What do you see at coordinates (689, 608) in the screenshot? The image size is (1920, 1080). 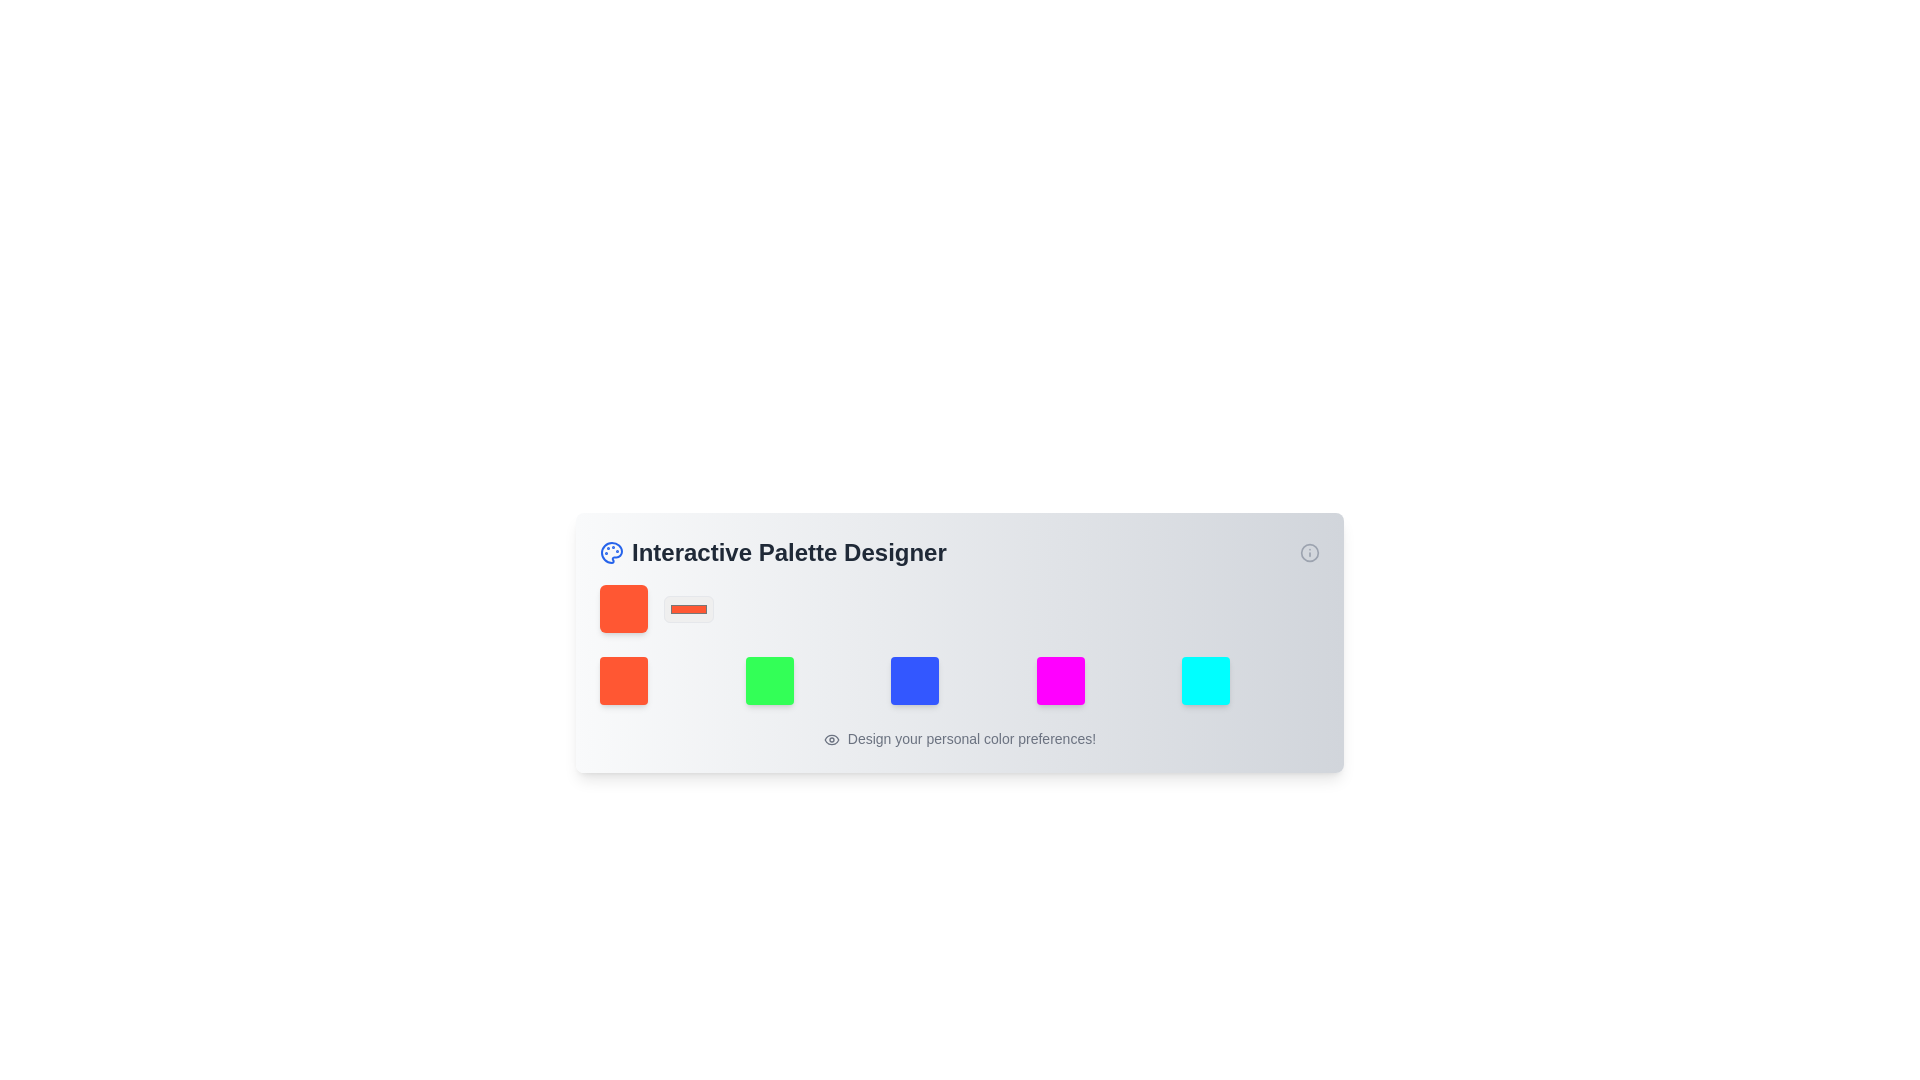 I see `the color picker input field, which is a small rectangular component with rounded edges and an orange fill` at bounding box center [689, 608].